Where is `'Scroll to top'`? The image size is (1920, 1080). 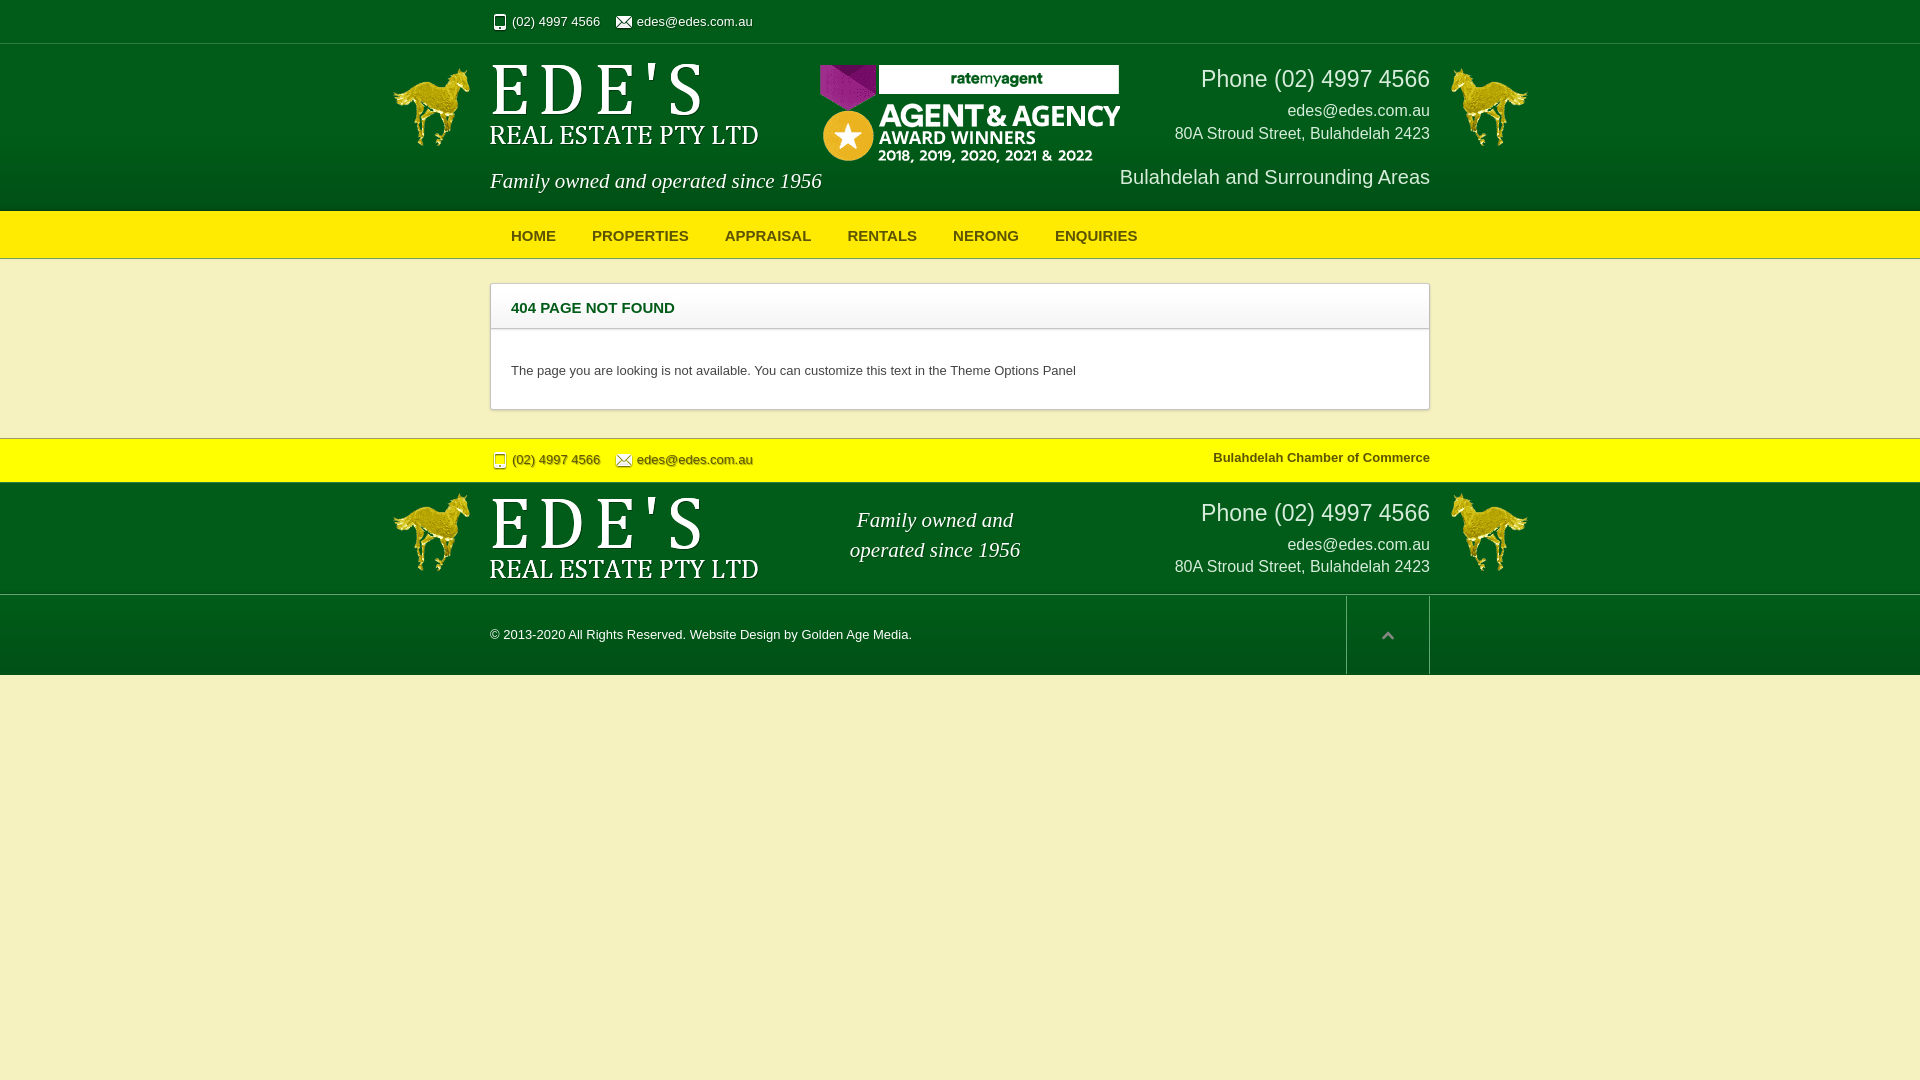 'Scroll to top' is located at coordinates (1386, 635).